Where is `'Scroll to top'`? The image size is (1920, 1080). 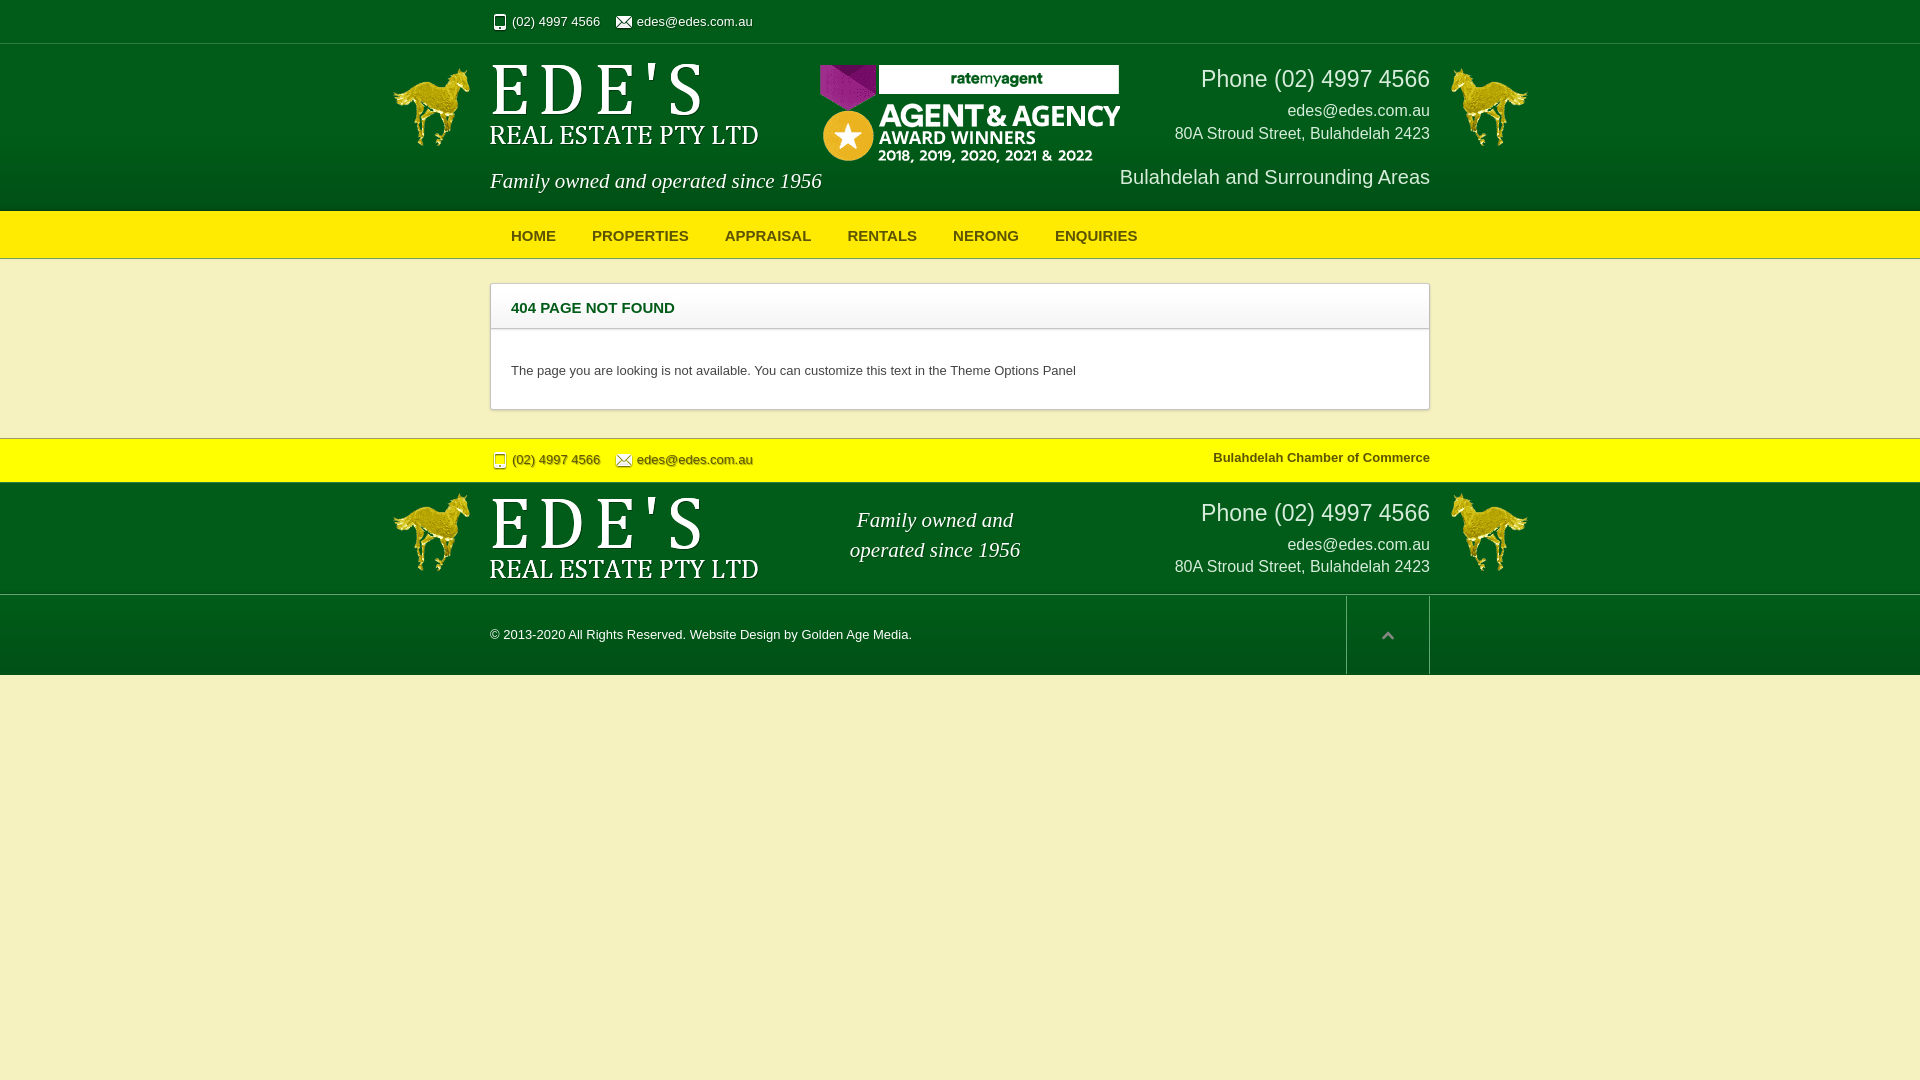 'Scroll to top' is located at coordinates (1386, 635).